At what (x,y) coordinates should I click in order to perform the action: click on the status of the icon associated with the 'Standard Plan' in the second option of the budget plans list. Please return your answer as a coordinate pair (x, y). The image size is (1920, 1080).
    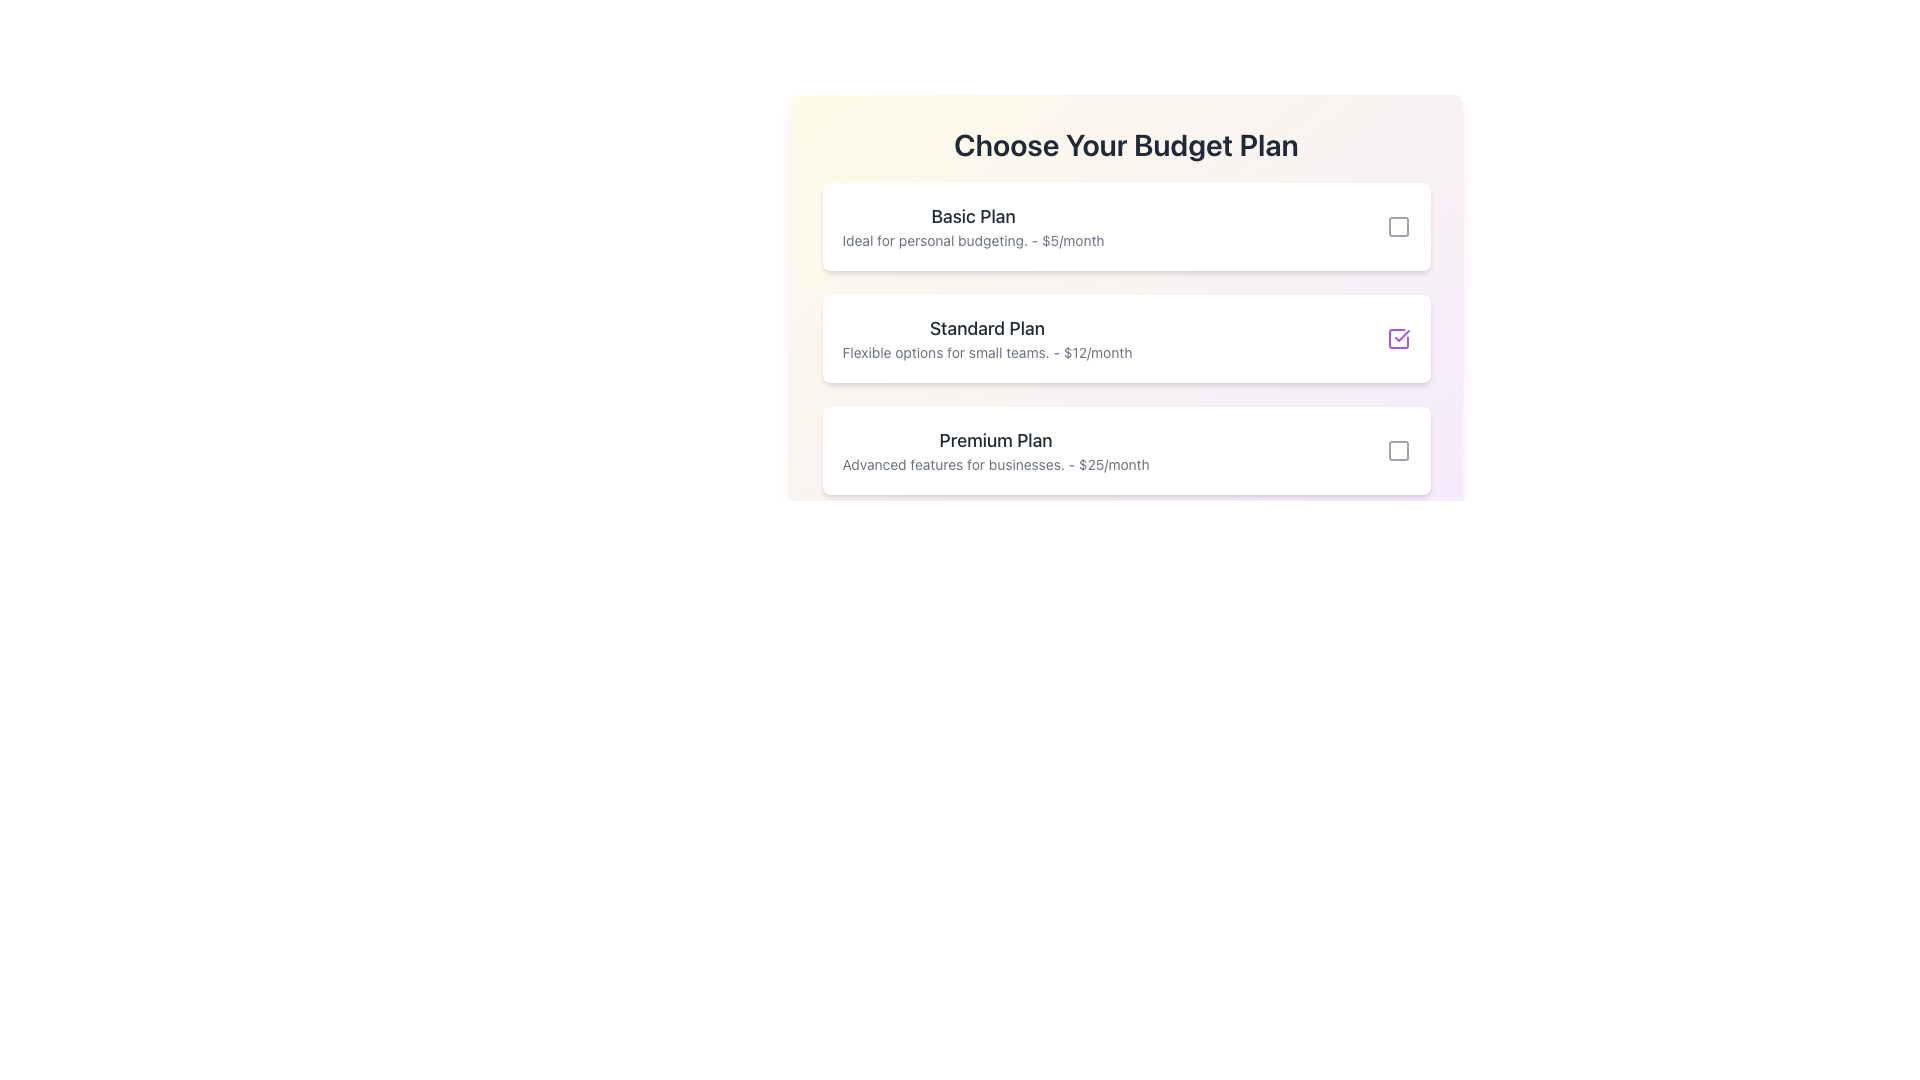
    Looking at the image, I should click on (1400, 334).